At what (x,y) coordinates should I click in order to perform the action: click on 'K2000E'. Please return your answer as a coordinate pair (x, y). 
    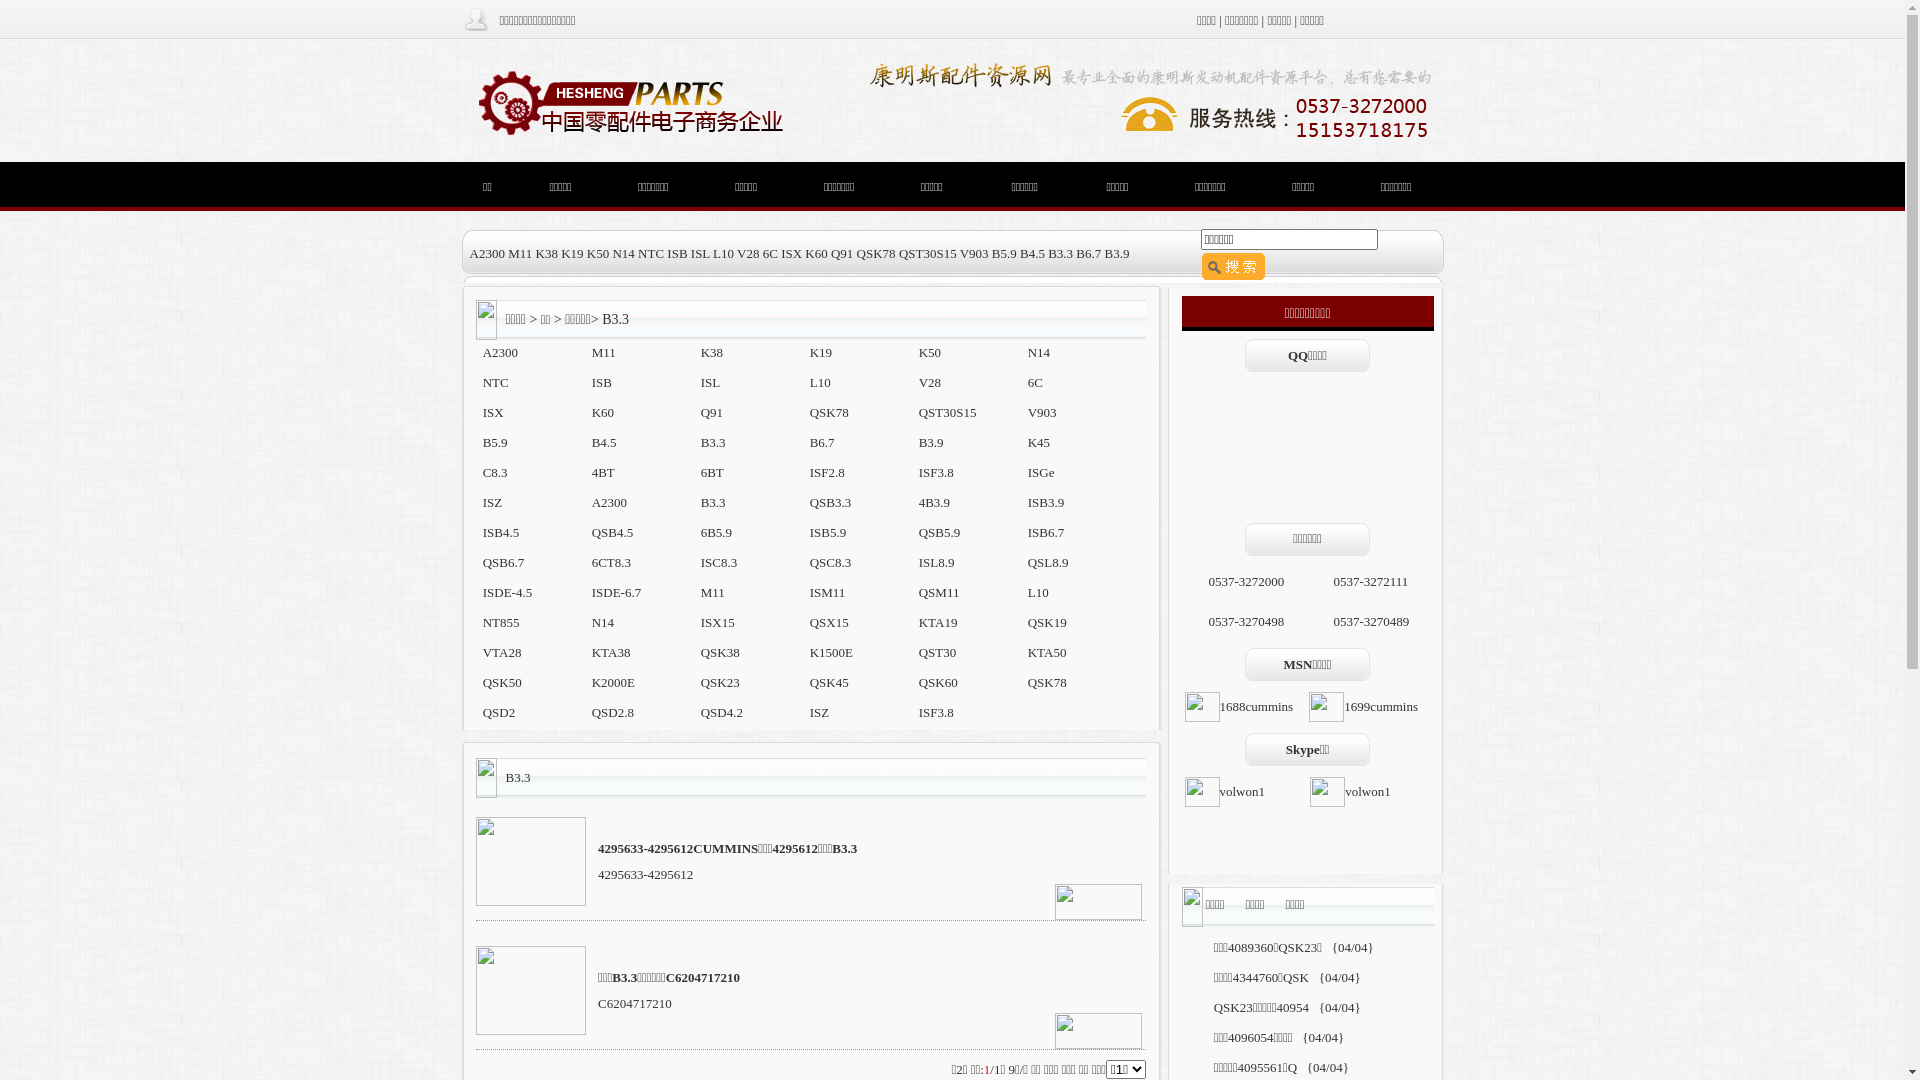
    Looking at the image, I should click on (612, 681).